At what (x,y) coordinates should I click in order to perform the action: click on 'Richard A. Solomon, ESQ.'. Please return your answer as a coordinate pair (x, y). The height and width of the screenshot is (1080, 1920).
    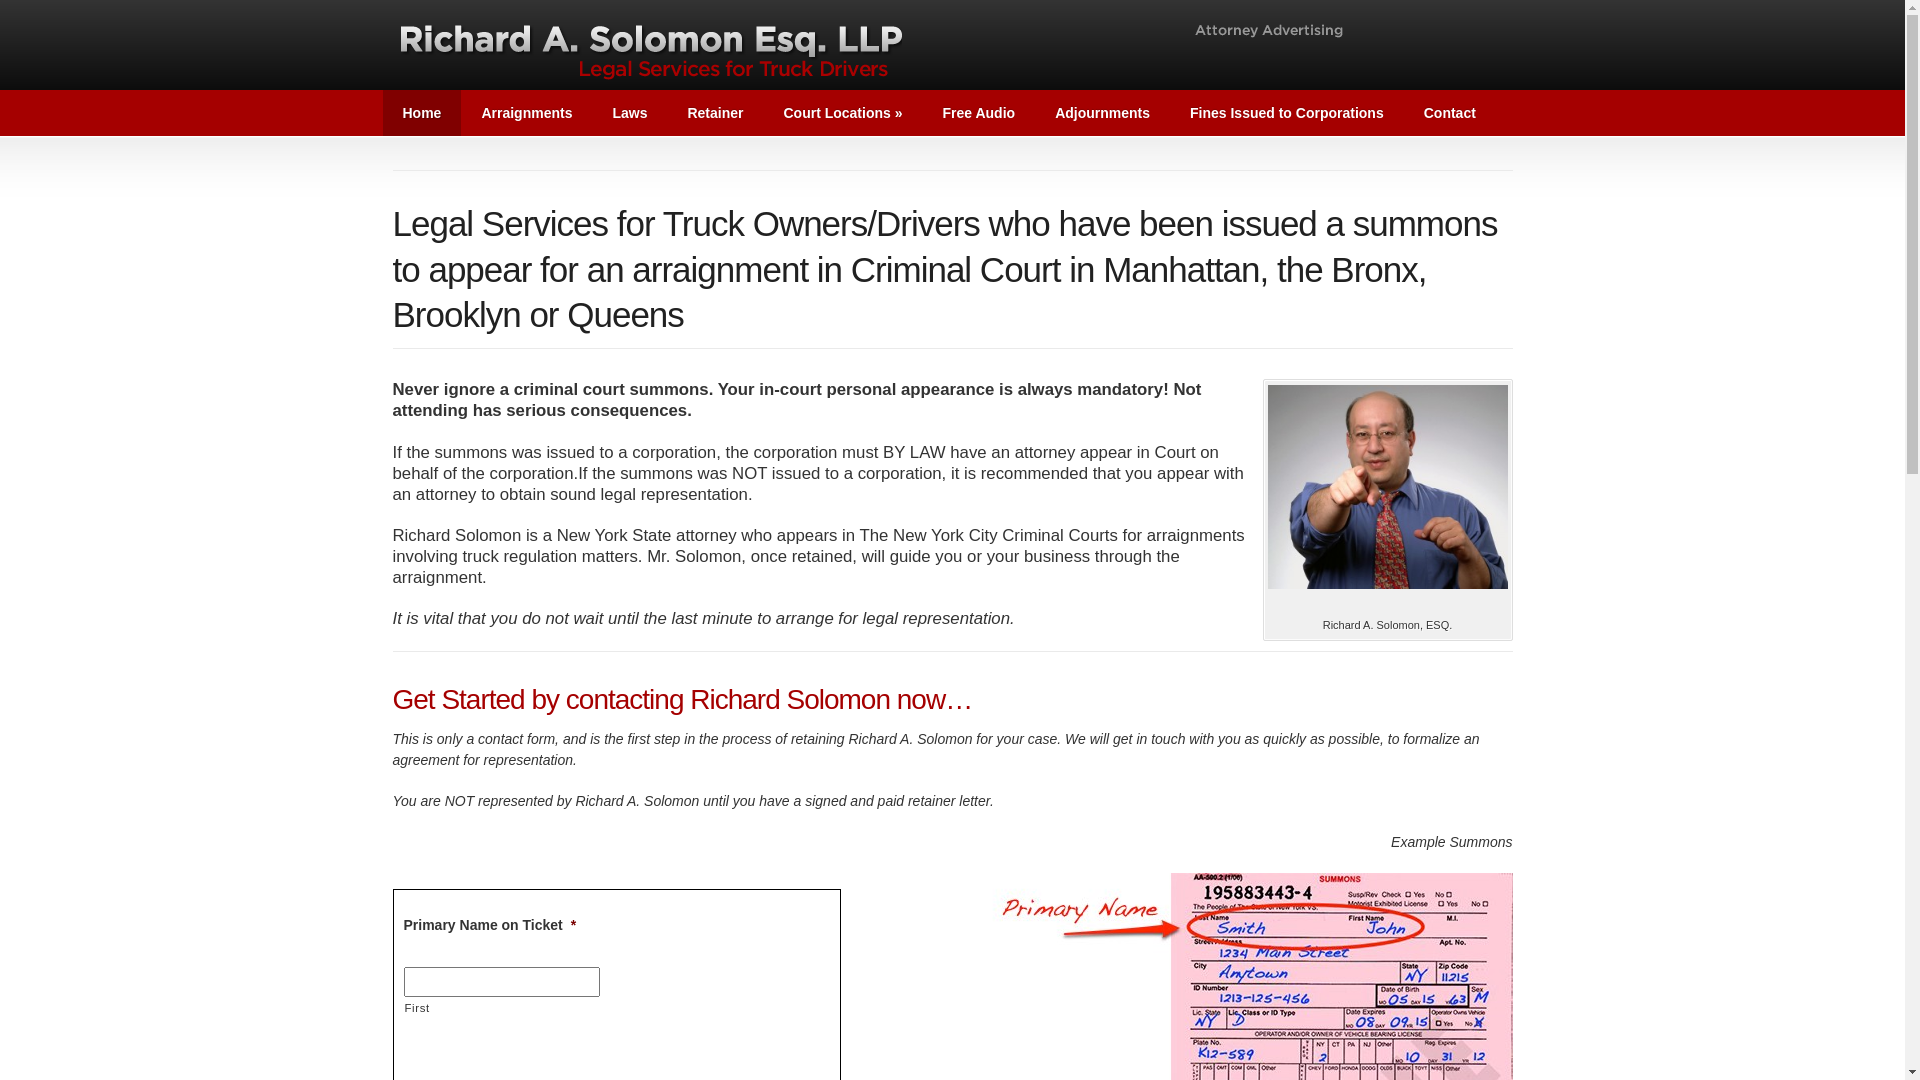
    Looking at the image, I should click on (1386, 486).